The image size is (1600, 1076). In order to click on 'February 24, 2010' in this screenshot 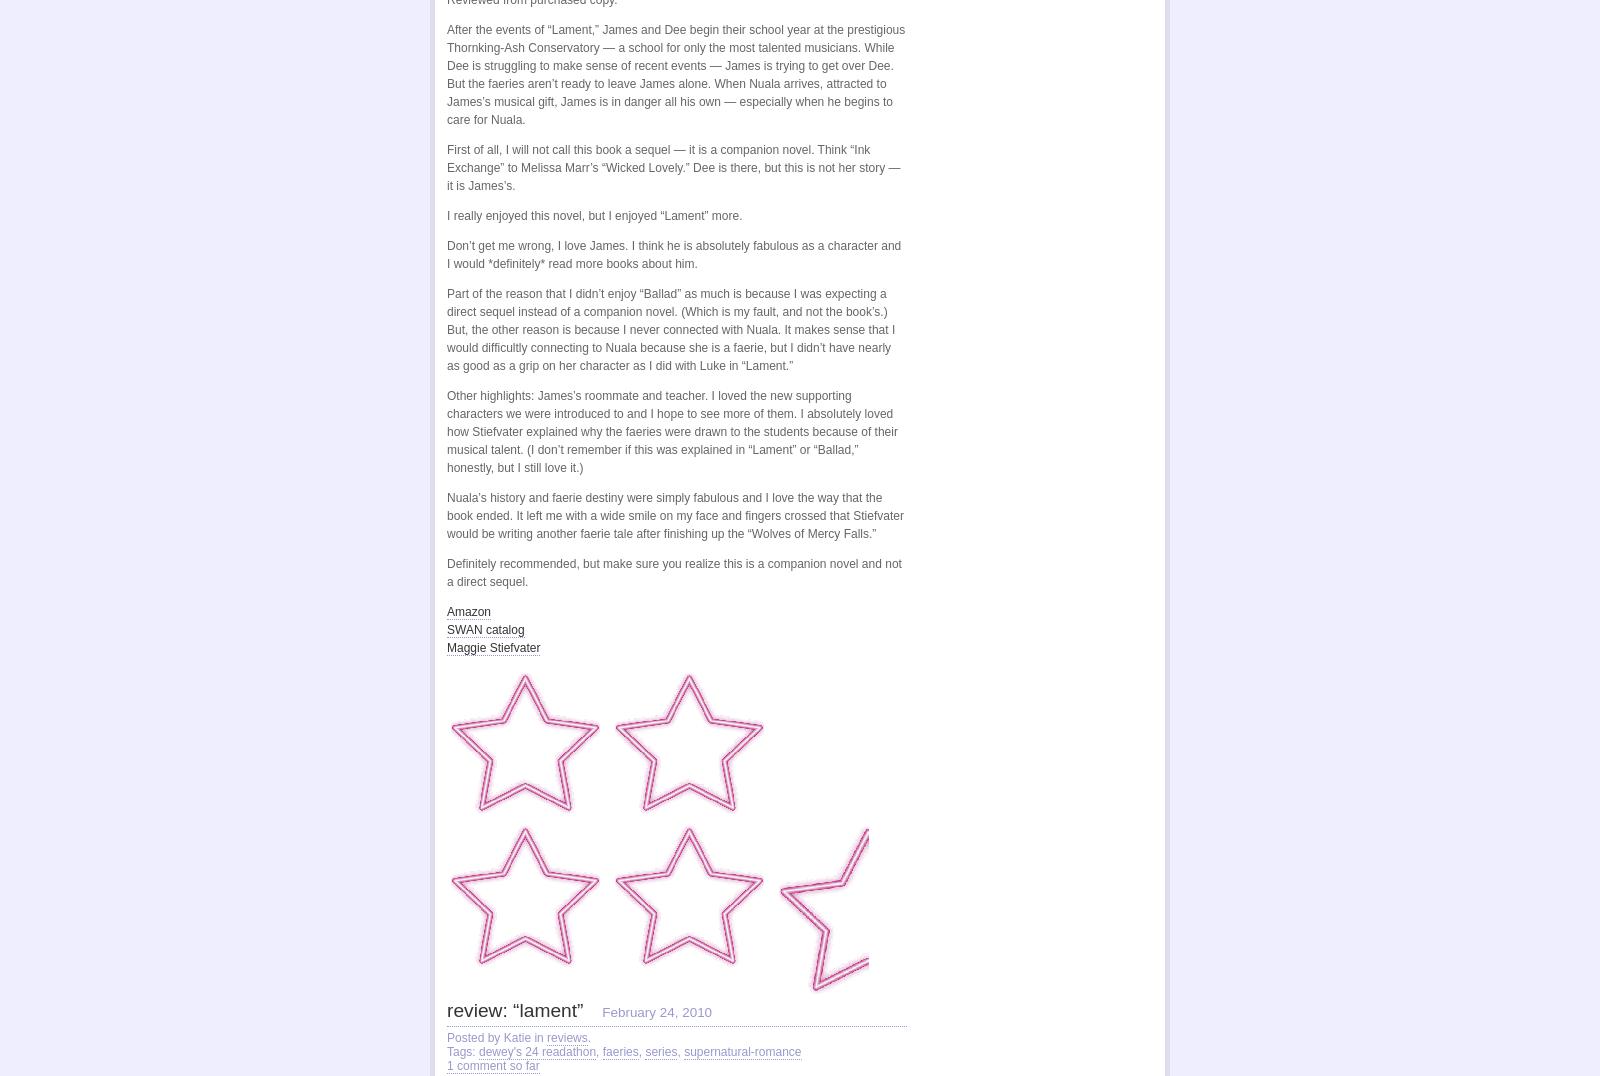, I will do `click(656, 1009)`.